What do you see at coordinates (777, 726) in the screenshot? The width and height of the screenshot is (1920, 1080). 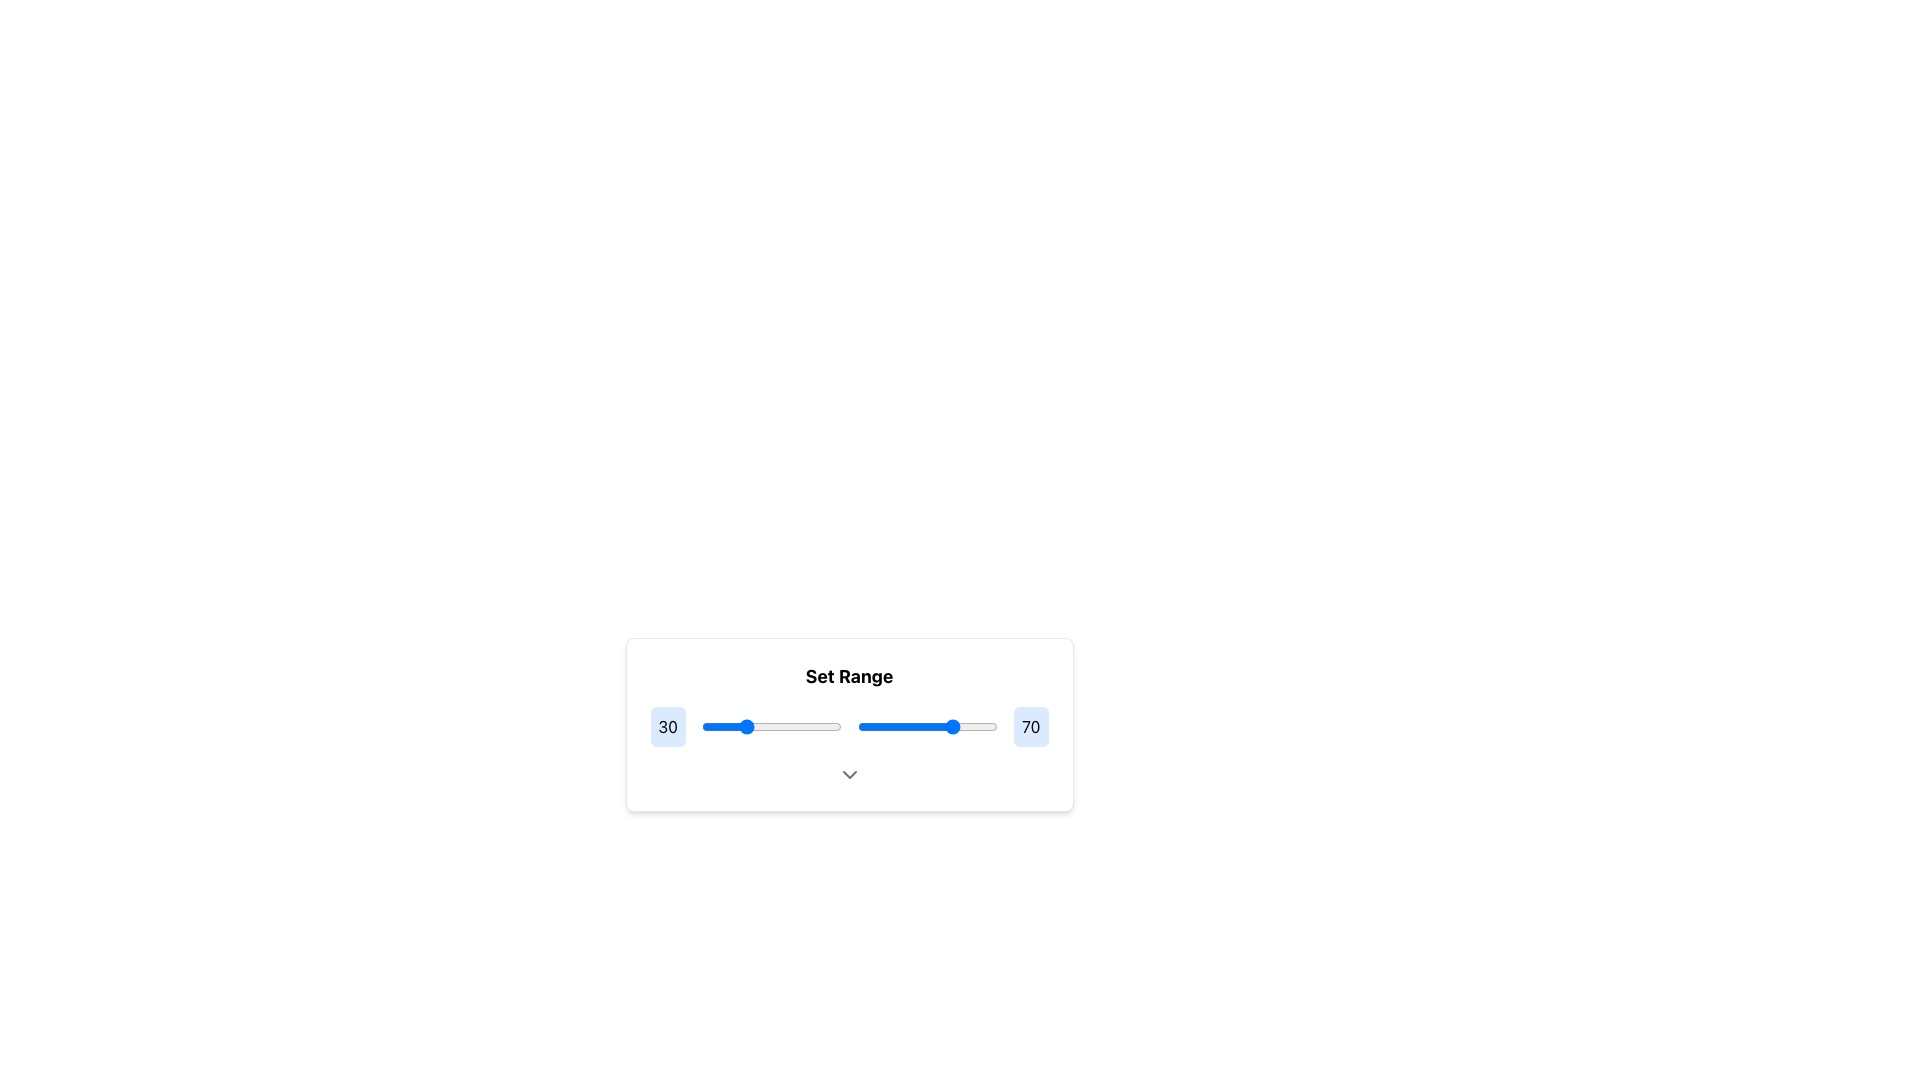 I see `the start value of the range slider` at bounding box center [777, 726].